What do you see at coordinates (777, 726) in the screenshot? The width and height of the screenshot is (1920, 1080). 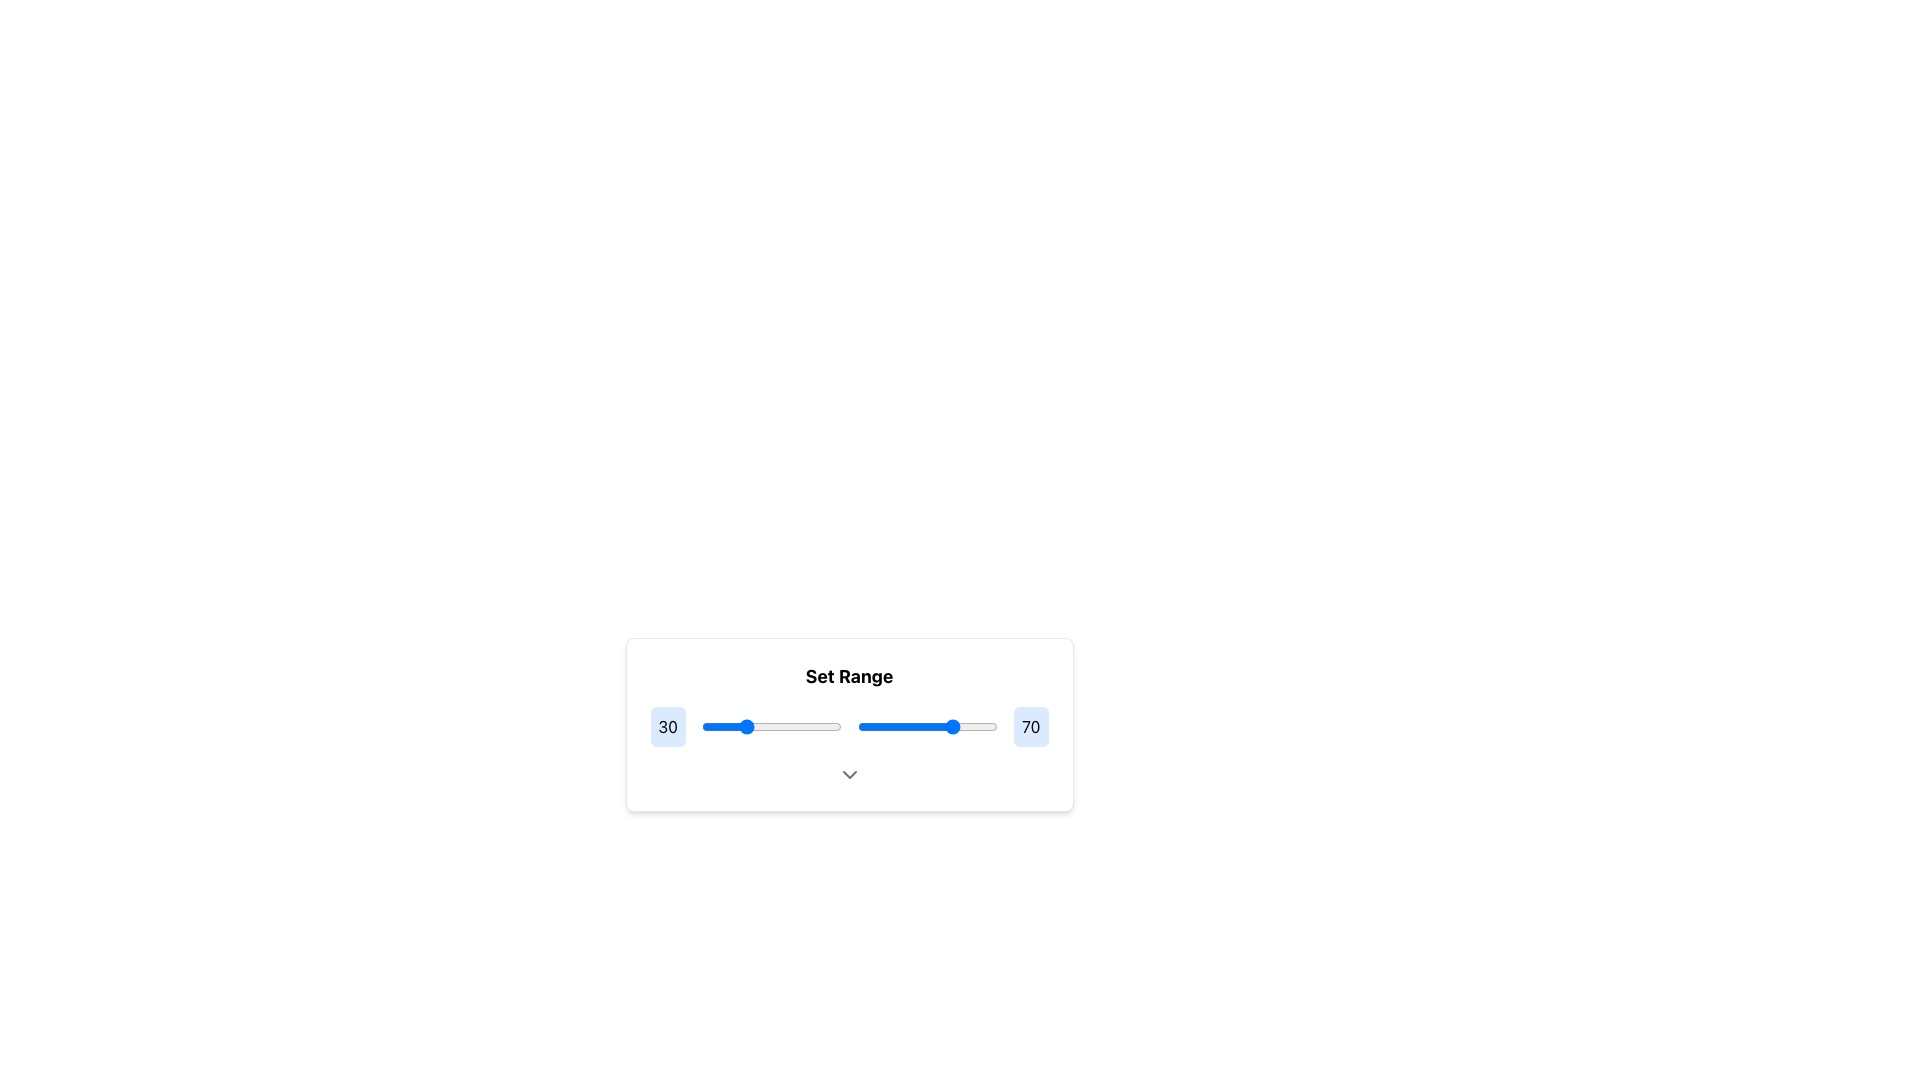 I see `the start value of the range slider` at bounding box center [777, 726].